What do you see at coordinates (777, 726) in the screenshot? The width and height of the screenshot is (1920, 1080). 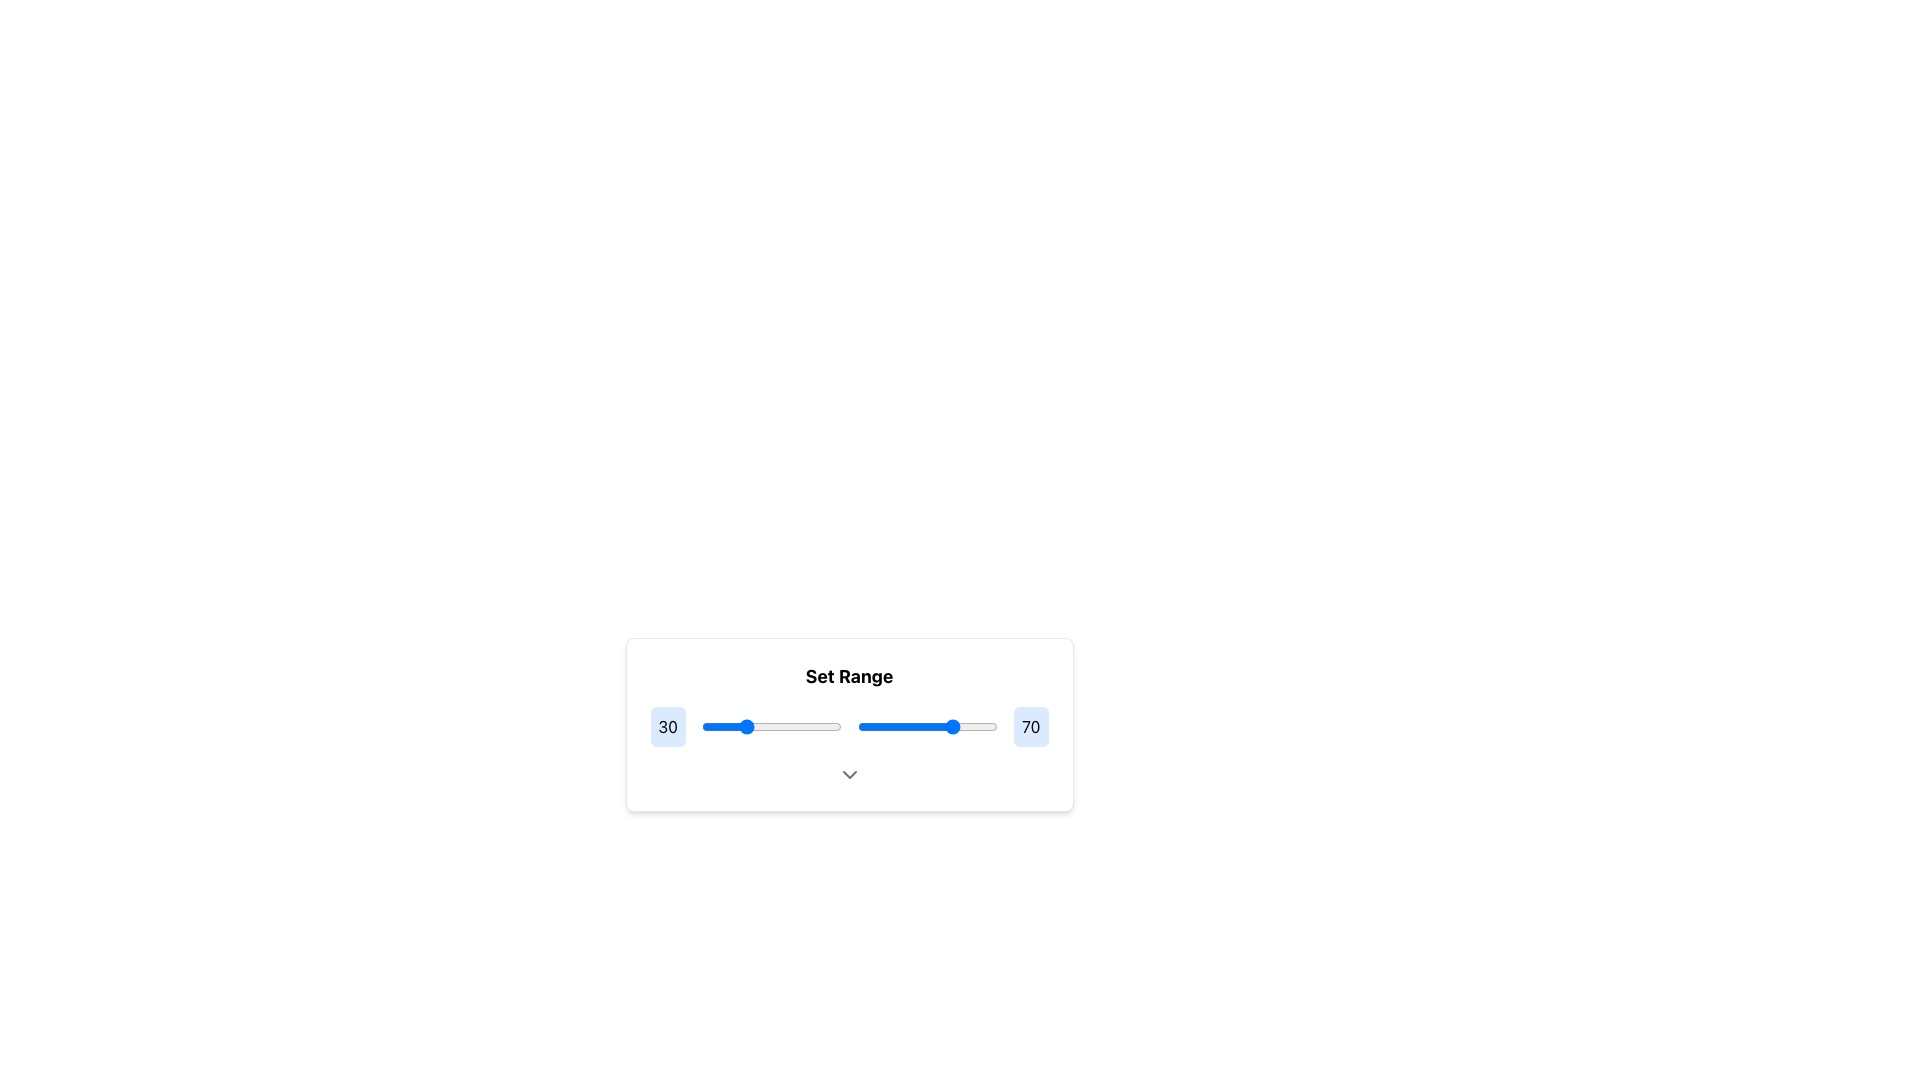 I see `the start value of the range slider` at bounding box center [777, 726].